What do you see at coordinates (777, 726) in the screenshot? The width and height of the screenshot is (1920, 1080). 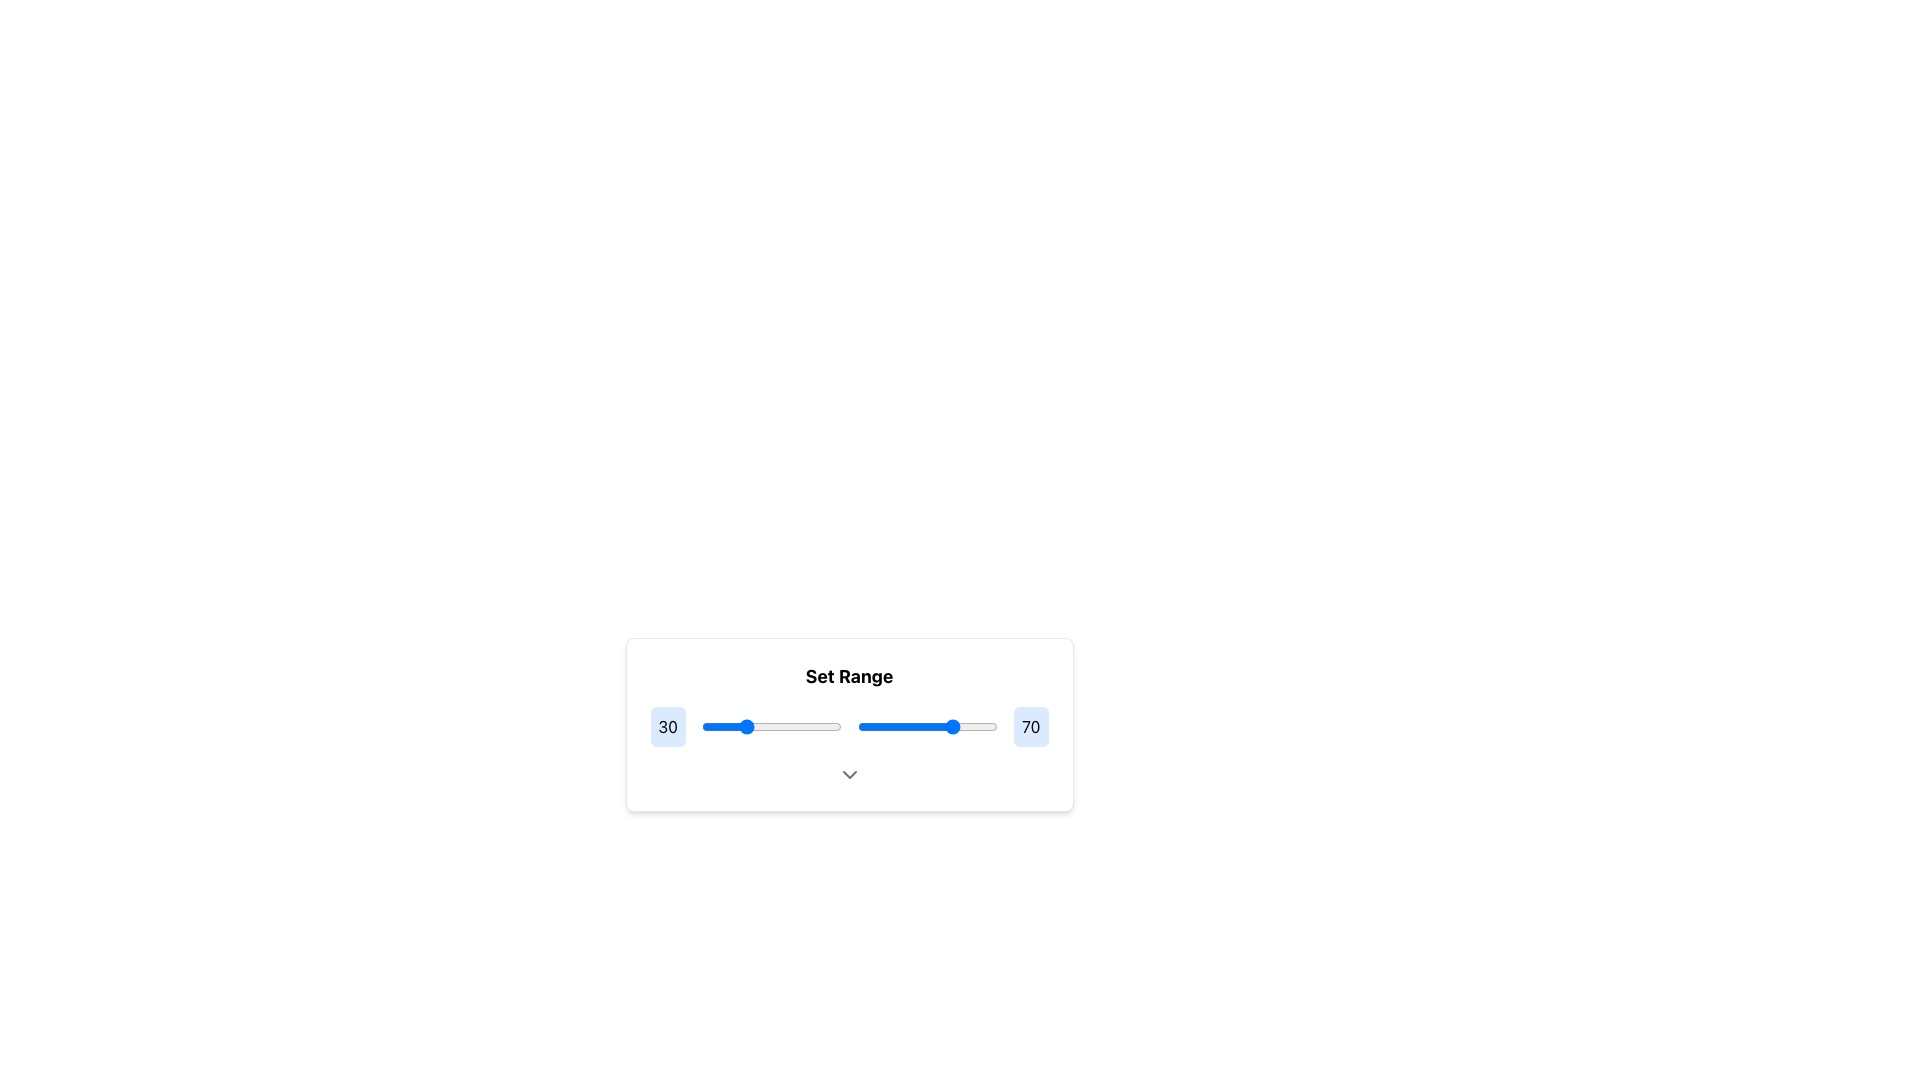 I see `the start value of the range slider` at bounding box center [777, 726].